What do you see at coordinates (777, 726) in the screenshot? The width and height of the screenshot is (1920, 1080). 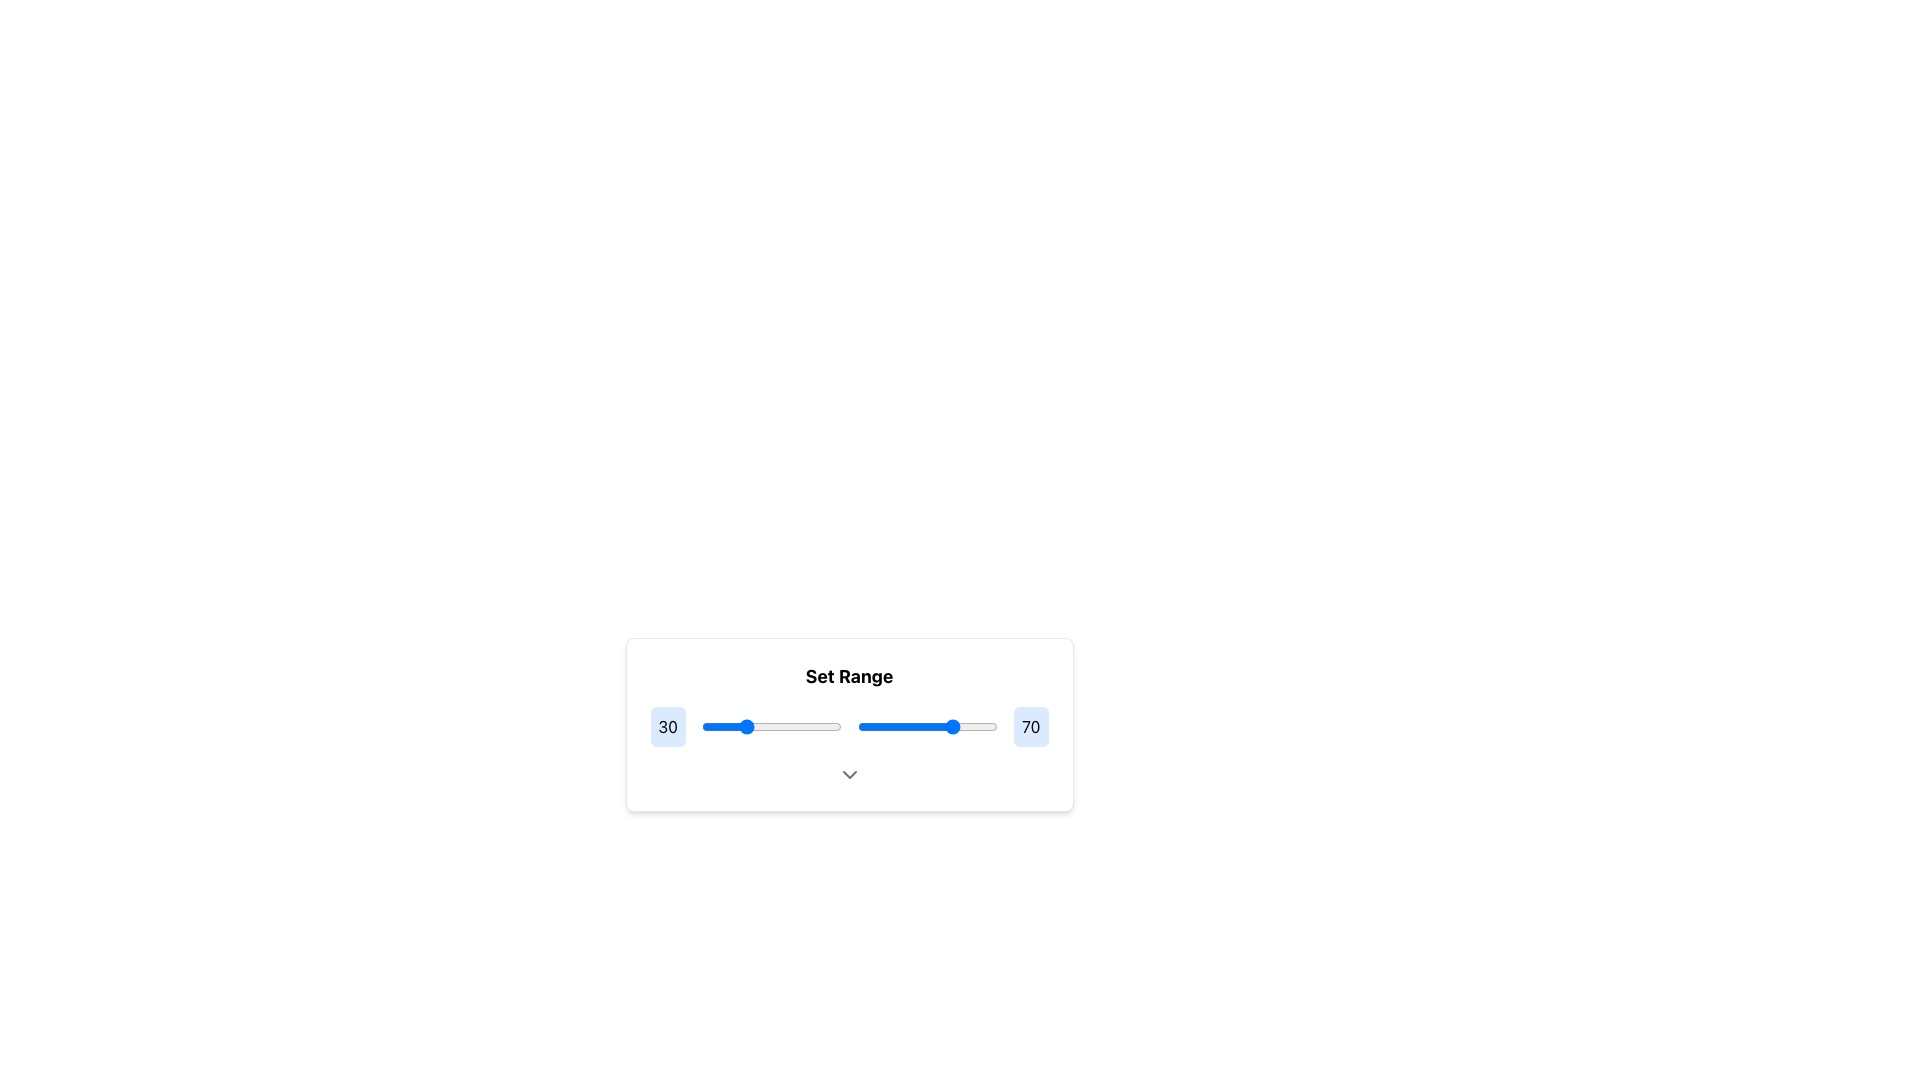 I see `the start value of the range slider` at bounding box center [777, 726].